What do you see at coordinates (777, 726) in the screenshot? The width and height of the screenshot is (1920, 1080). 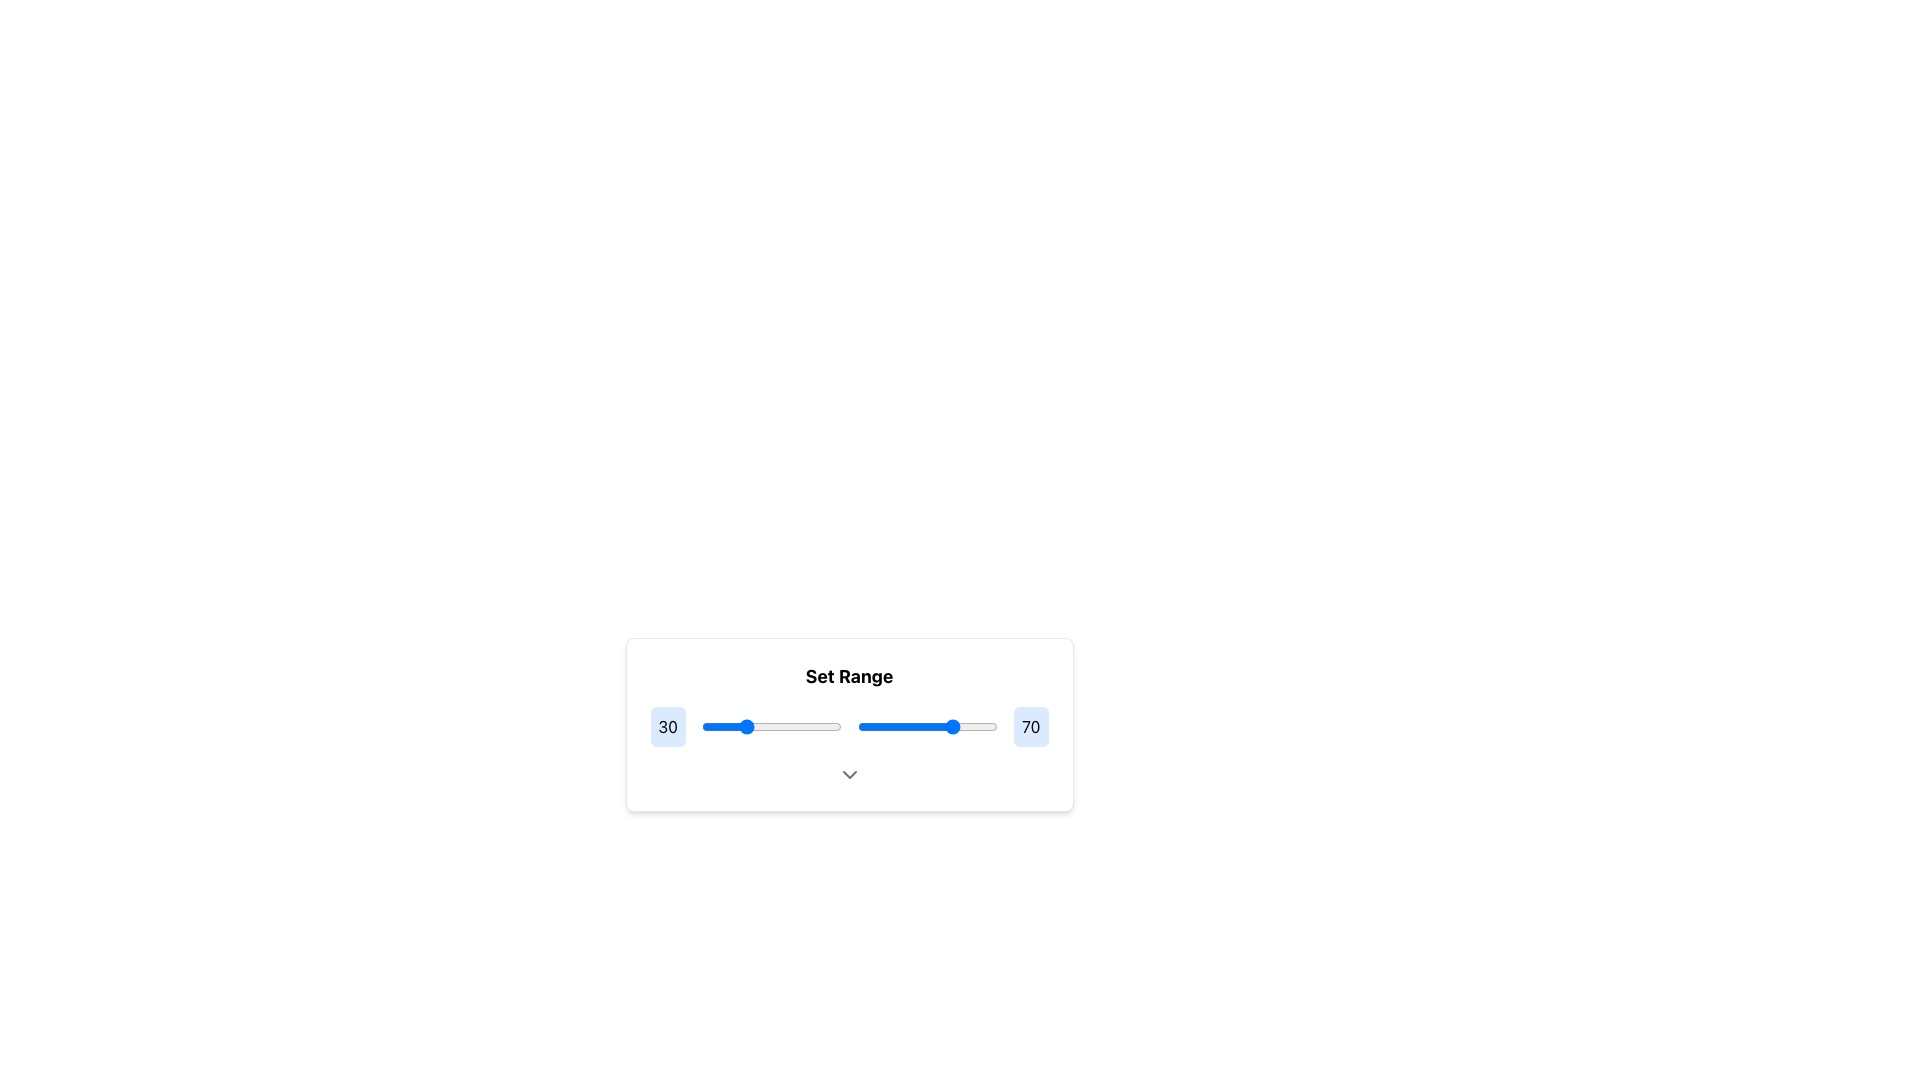 I see `the start value of the range slider` at bounding box center [777, 726].